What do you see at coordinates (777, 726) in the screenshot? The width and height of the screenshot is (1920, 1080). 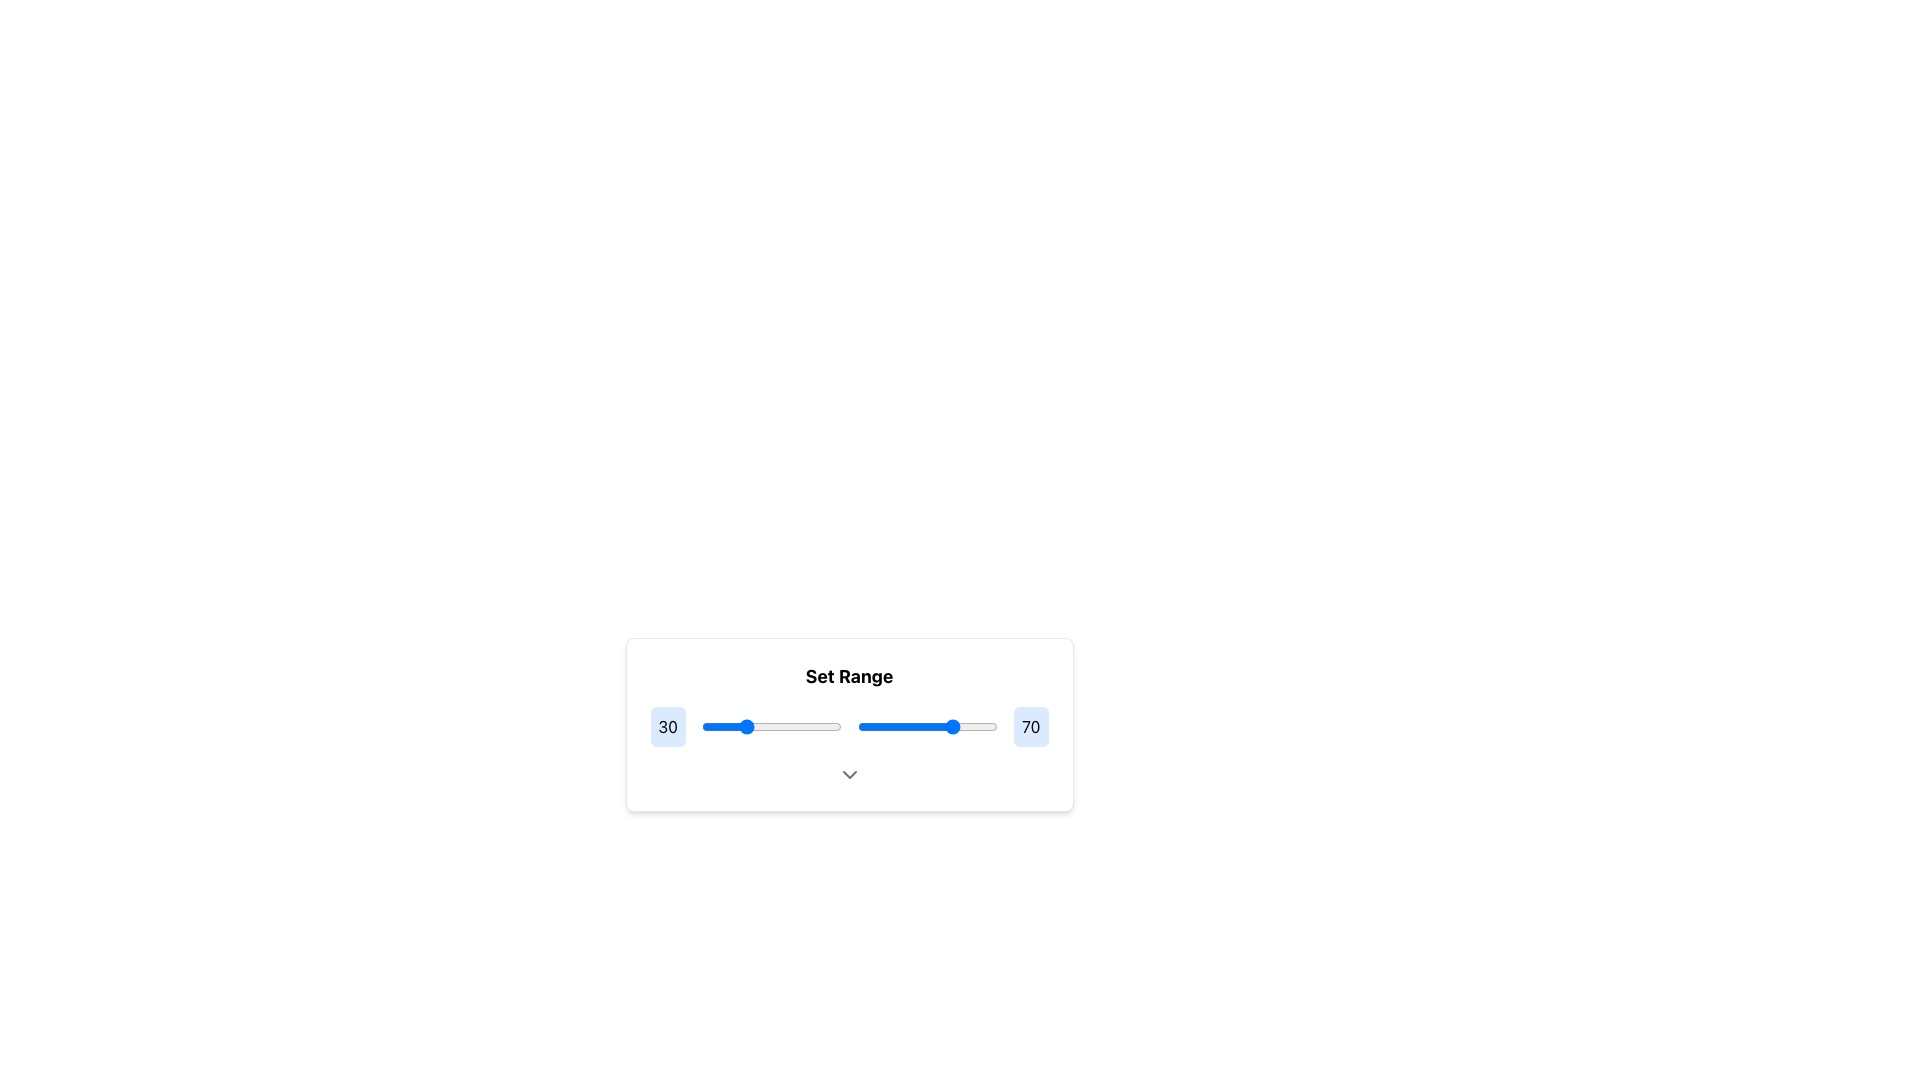 I see `the start value of the range slider` at bounding box center [777, 726].